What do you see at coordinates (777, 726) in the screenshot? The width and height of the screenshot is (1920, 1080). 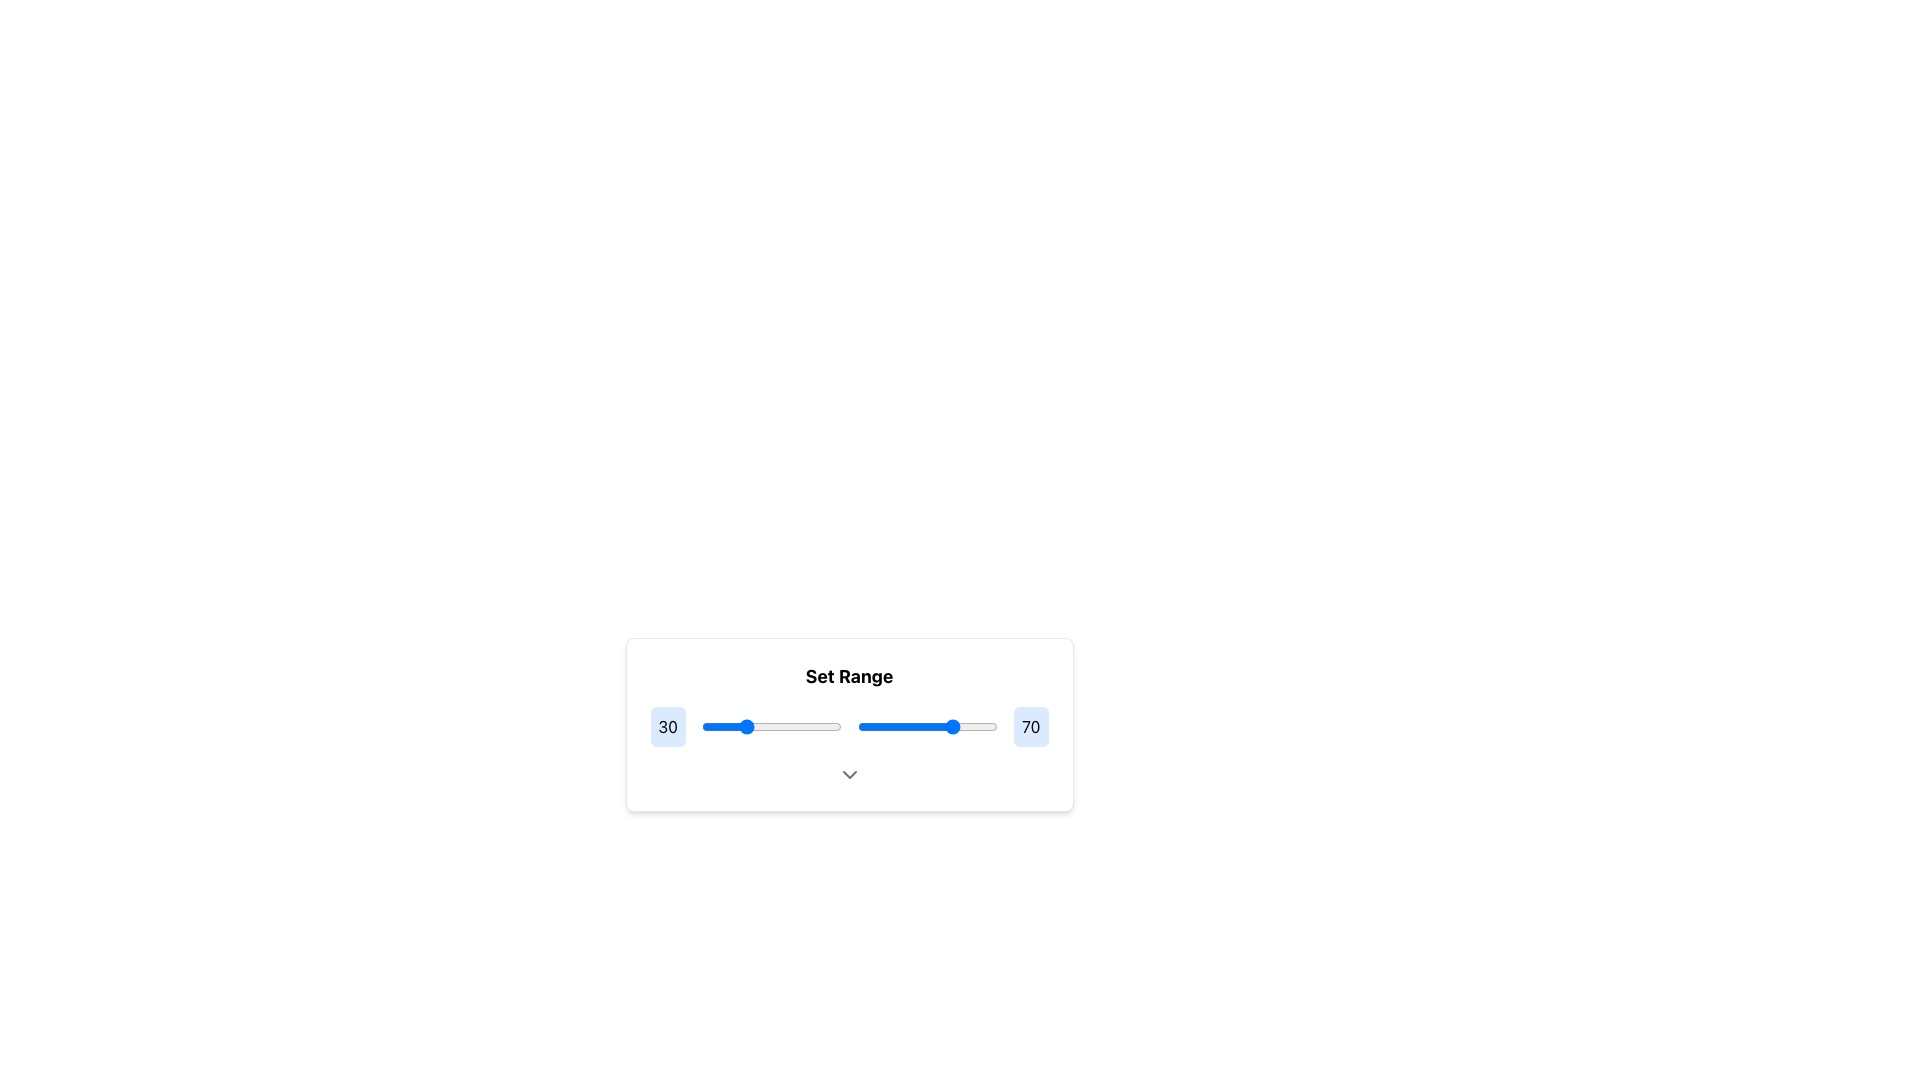 I see `the start value of the range slider` at bounding box center [777, 726].